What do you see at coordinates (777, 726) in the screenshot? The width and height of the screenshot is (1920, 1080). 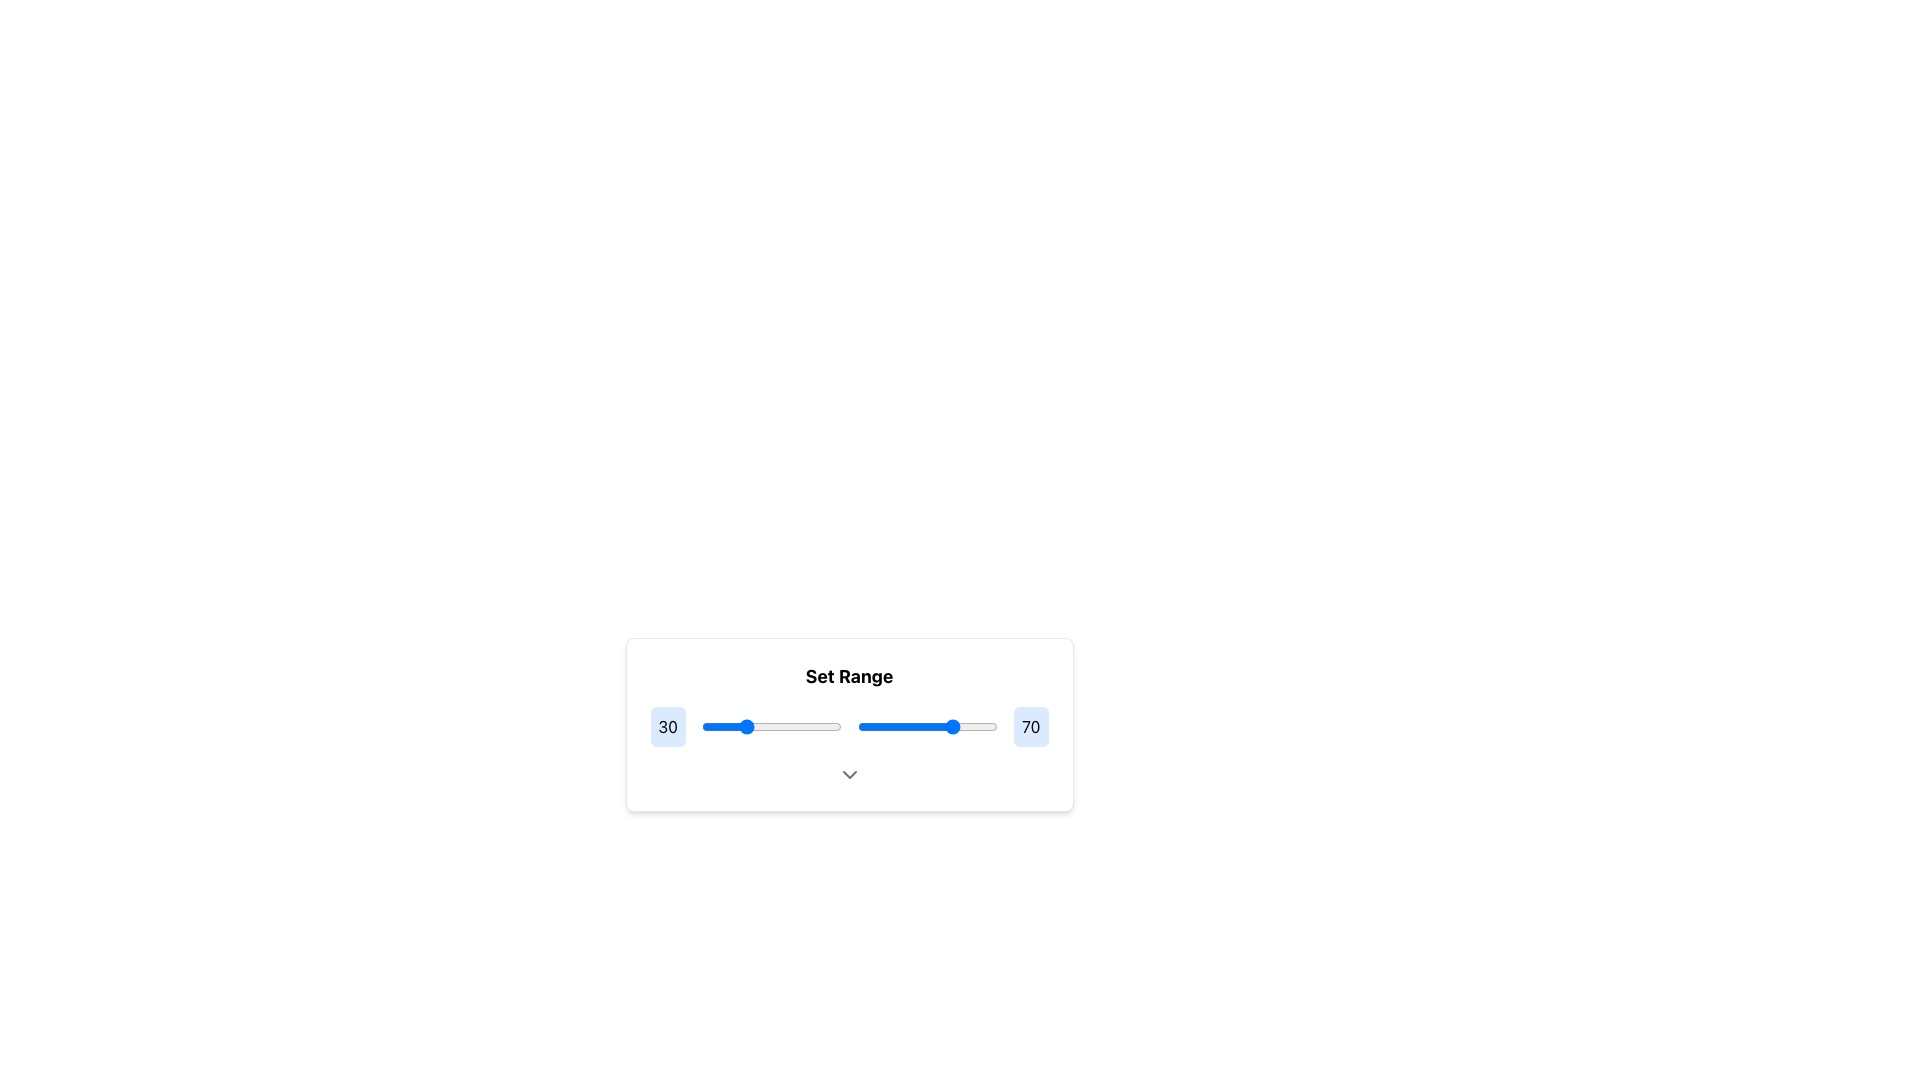 I see `the start value of the range slider` at bounding box center [777, 726].